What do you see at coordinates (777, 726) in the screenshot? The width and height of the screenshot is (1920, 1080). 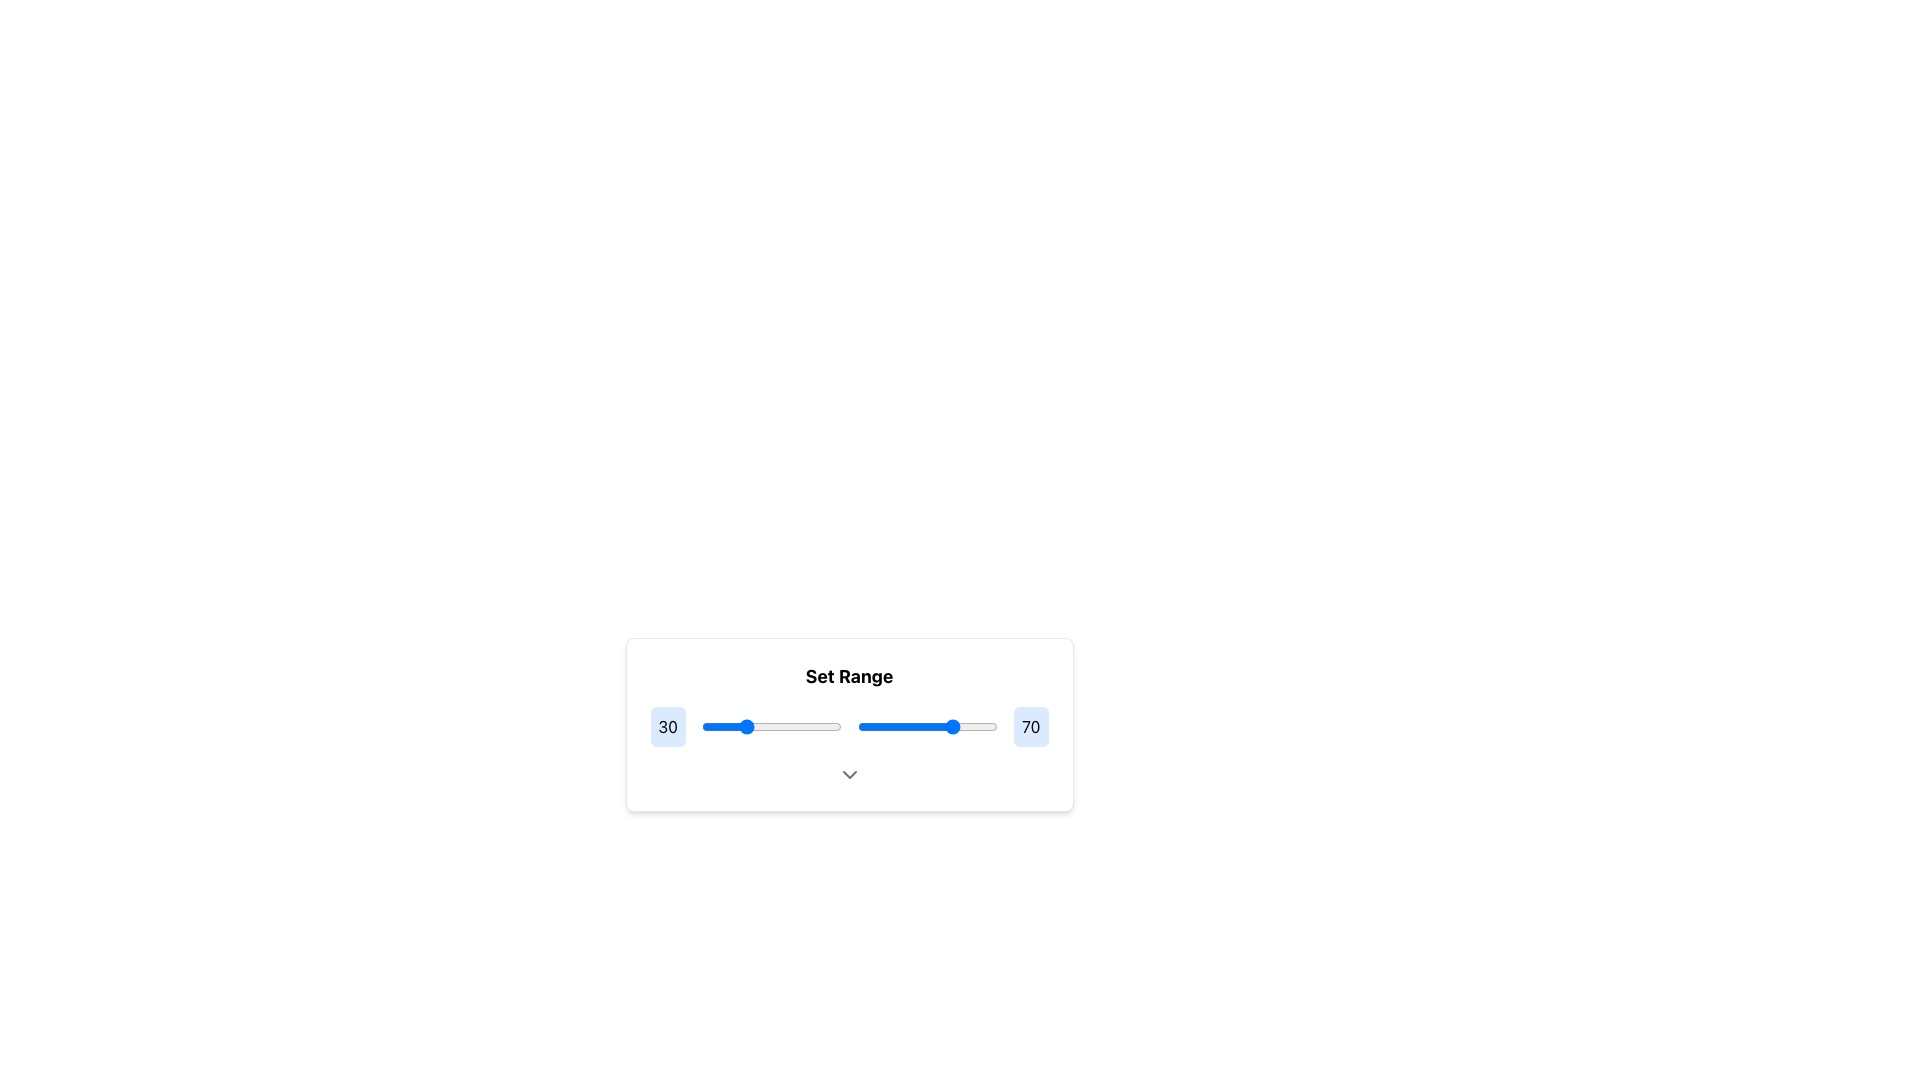 I see `the start value of the range slider` at bounding box center [777, 726].